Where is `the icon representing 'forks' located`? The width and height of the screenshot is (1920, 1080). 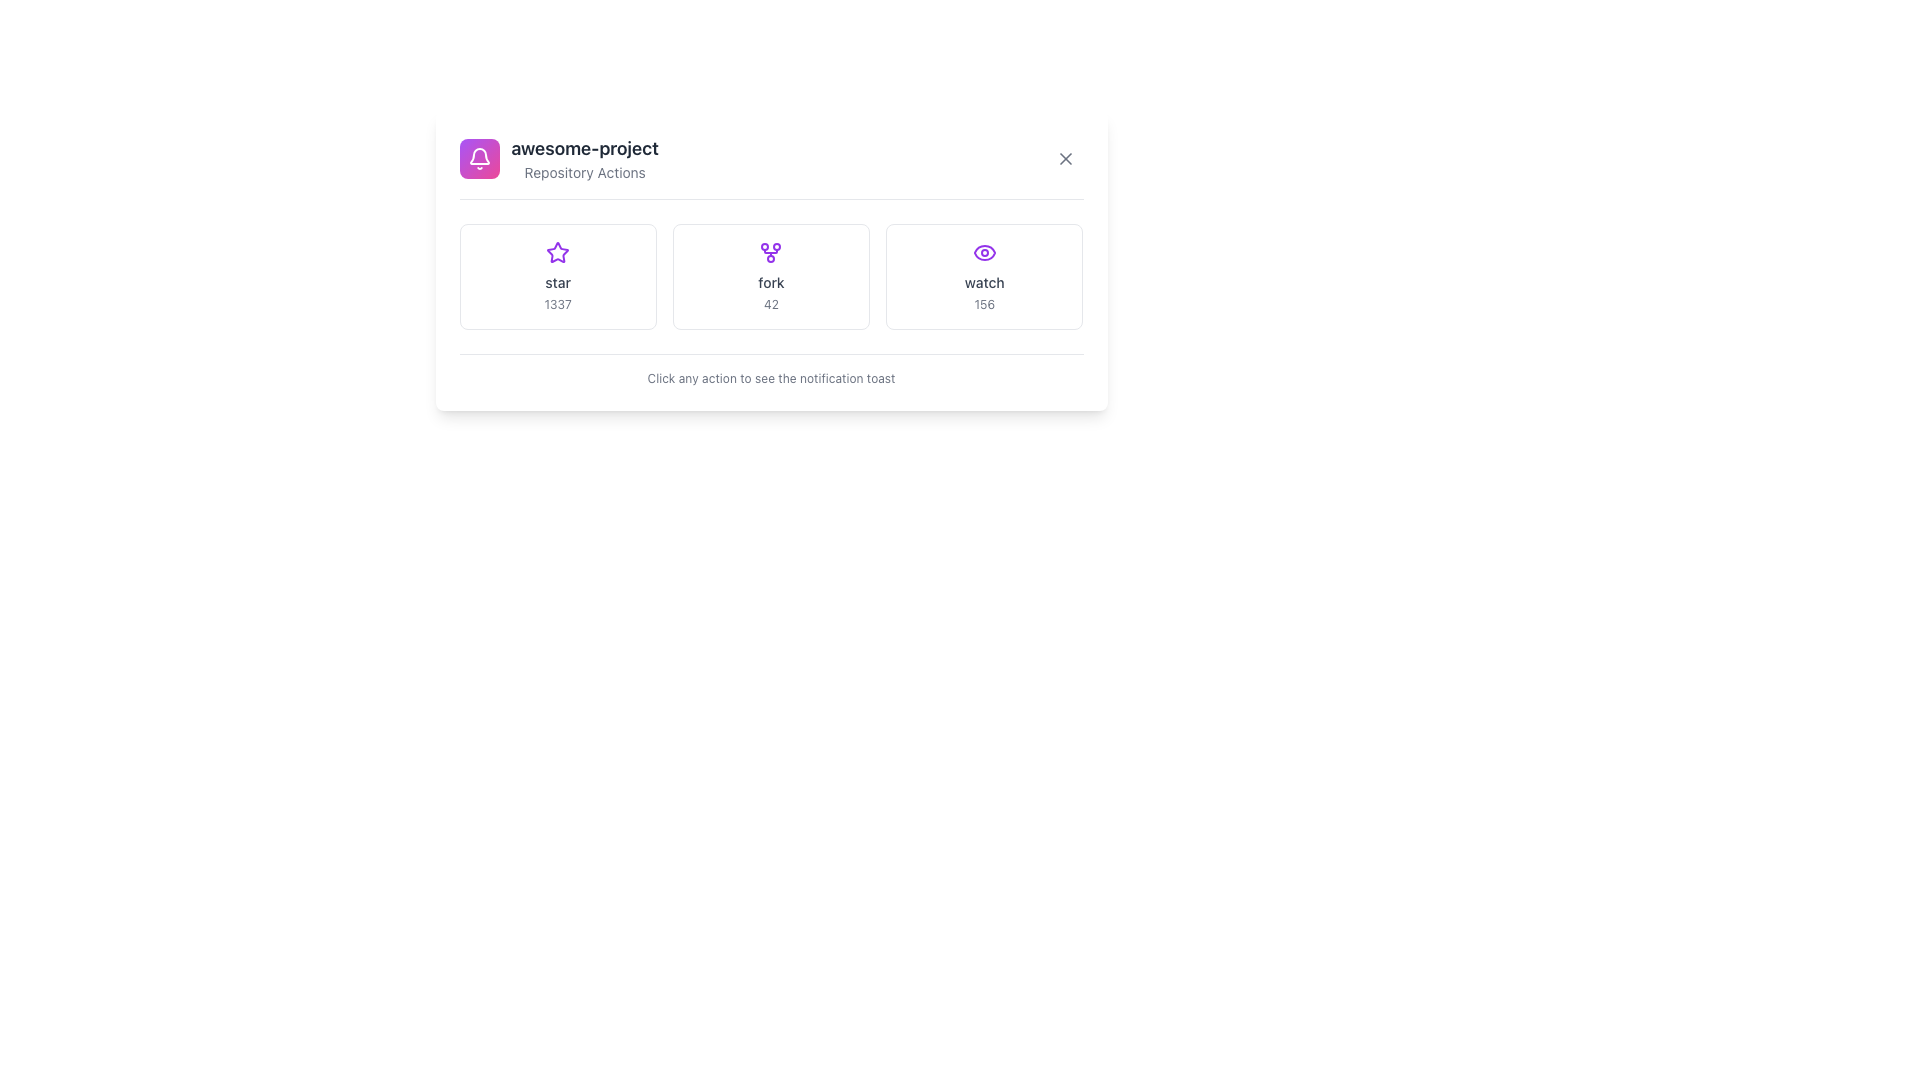
the icon representing 'forks' located is located at coordinates (770, 252).